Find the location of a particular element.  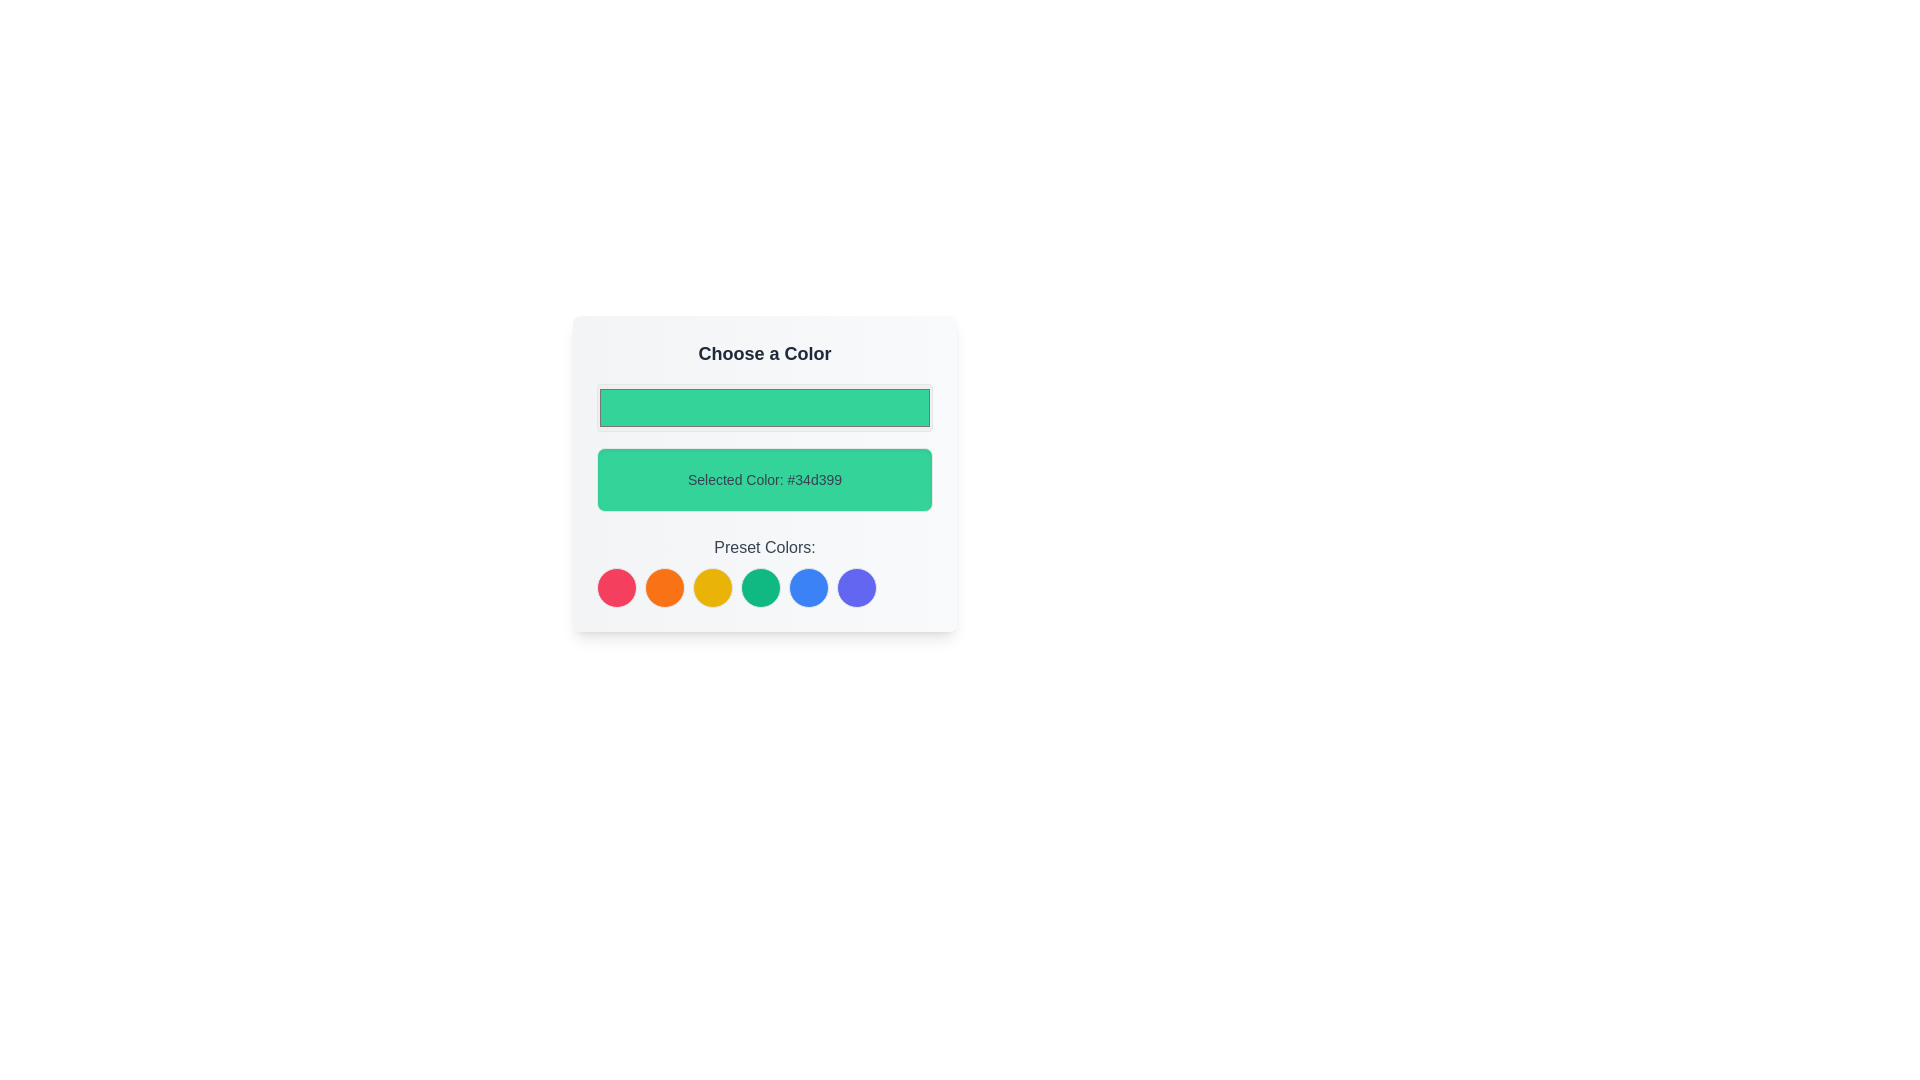

the fourth circular button with a green background is located at coordinates (760, 586).